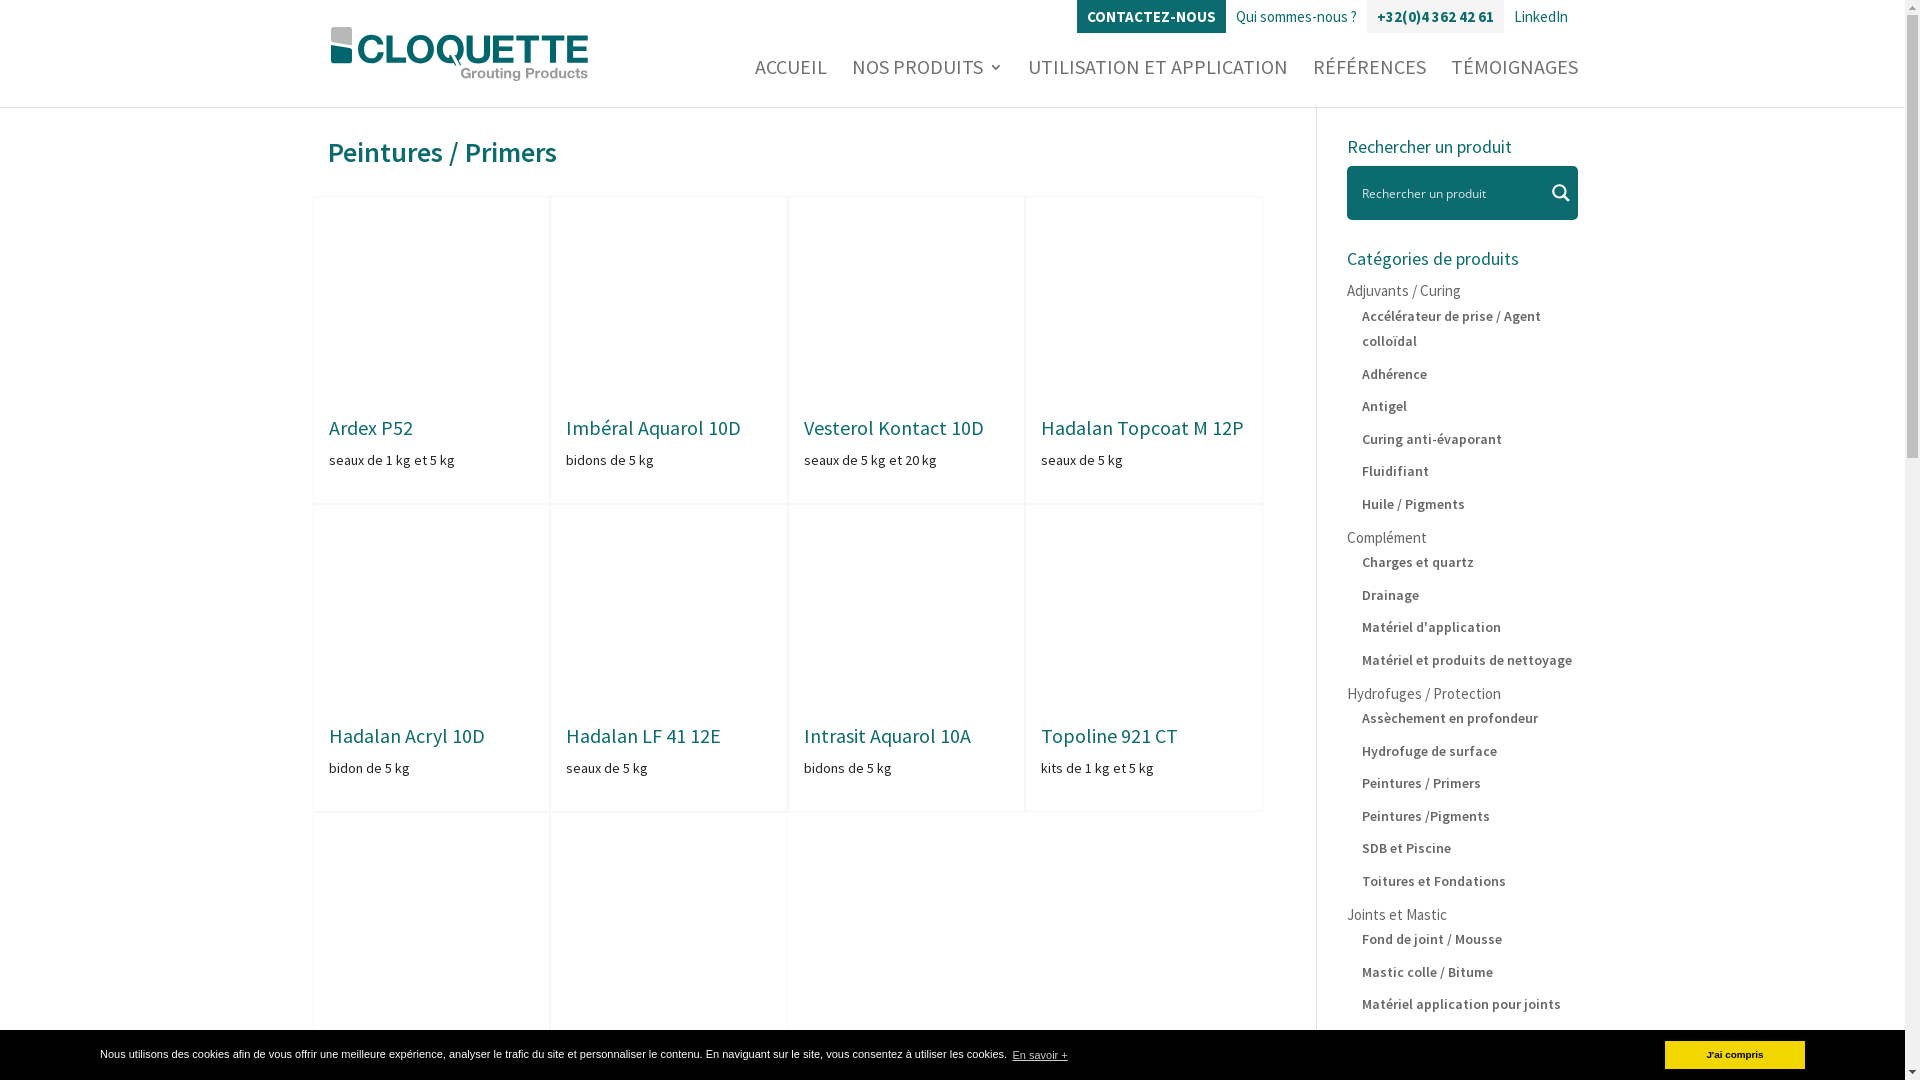  What do you see at coordinates (1347, 290) in the screenshot?
I see `'Adjuvants / Curing'` at bounding box center [1347, 290].